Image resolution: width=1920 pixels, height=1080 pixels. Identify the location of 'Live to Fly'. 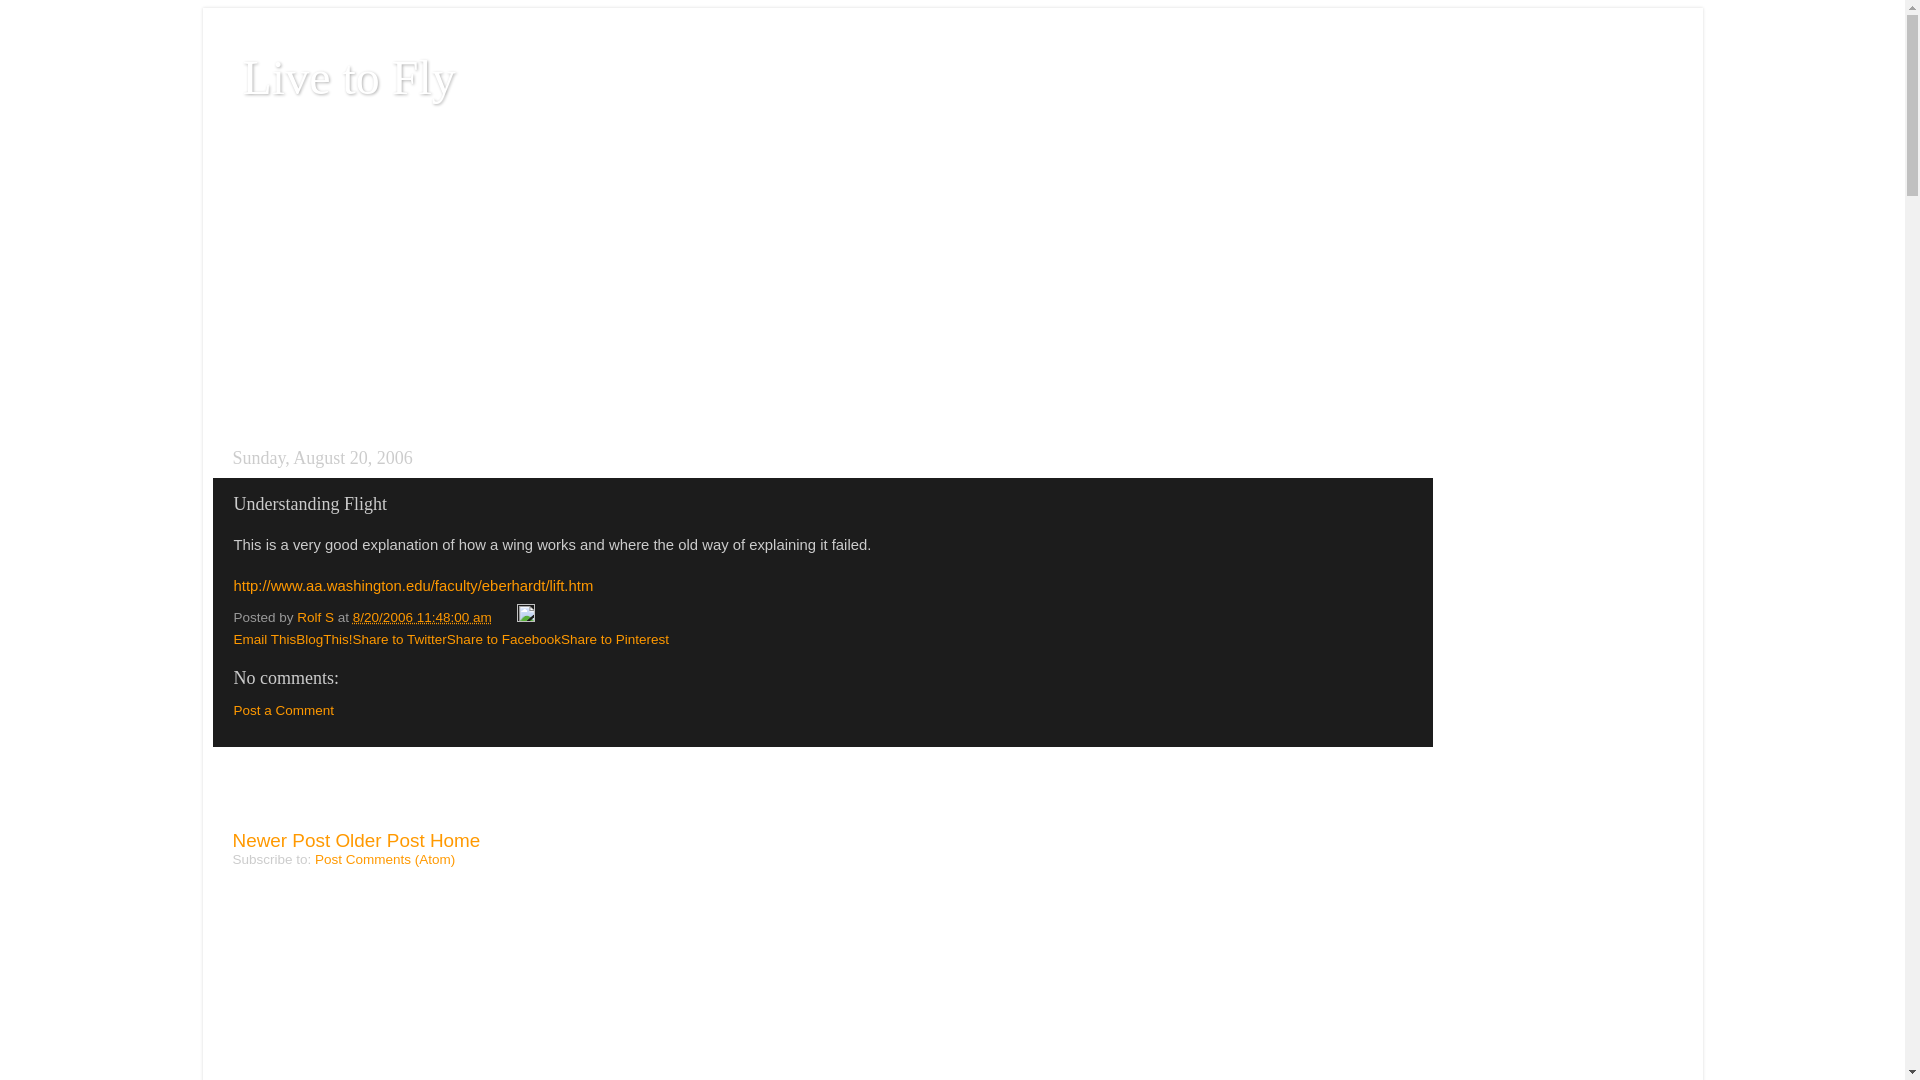
(348, 76).